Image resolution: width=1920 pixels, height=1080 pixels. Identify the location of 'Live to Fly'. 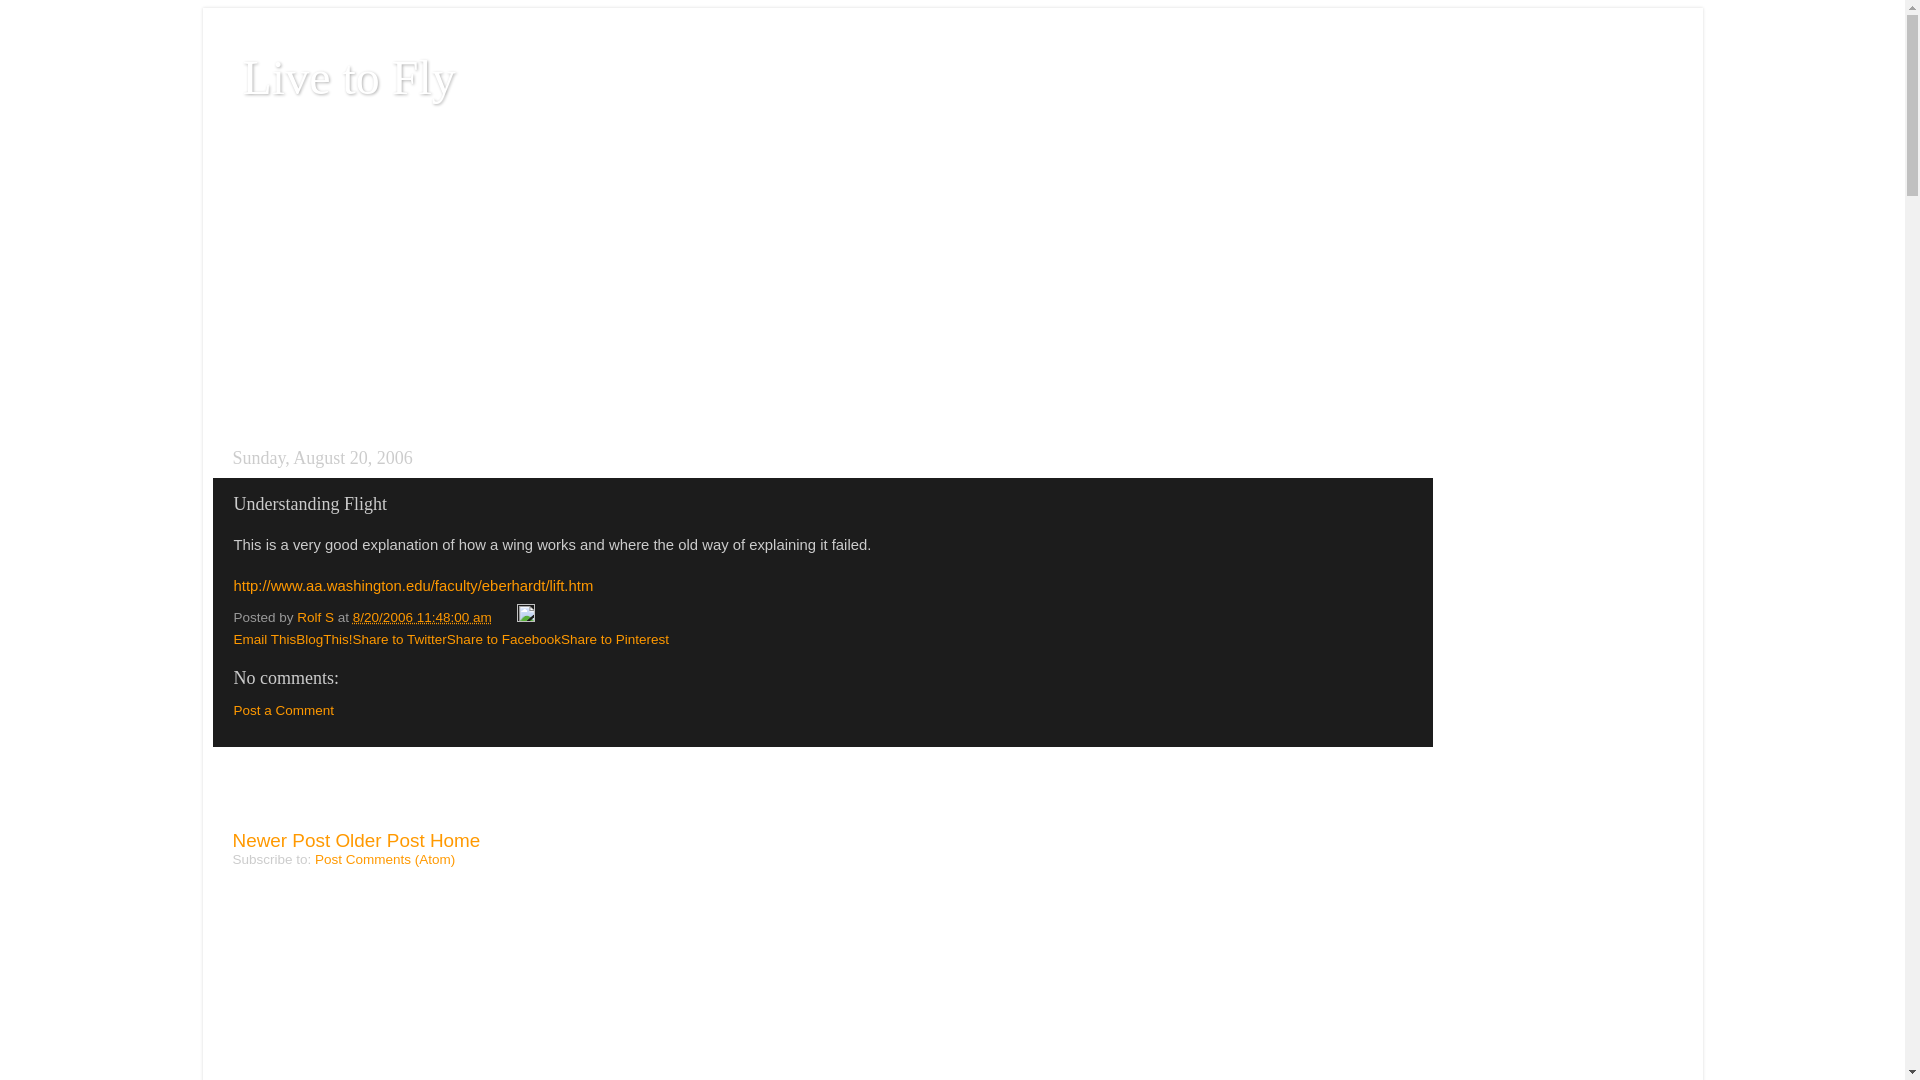
(348, 76).